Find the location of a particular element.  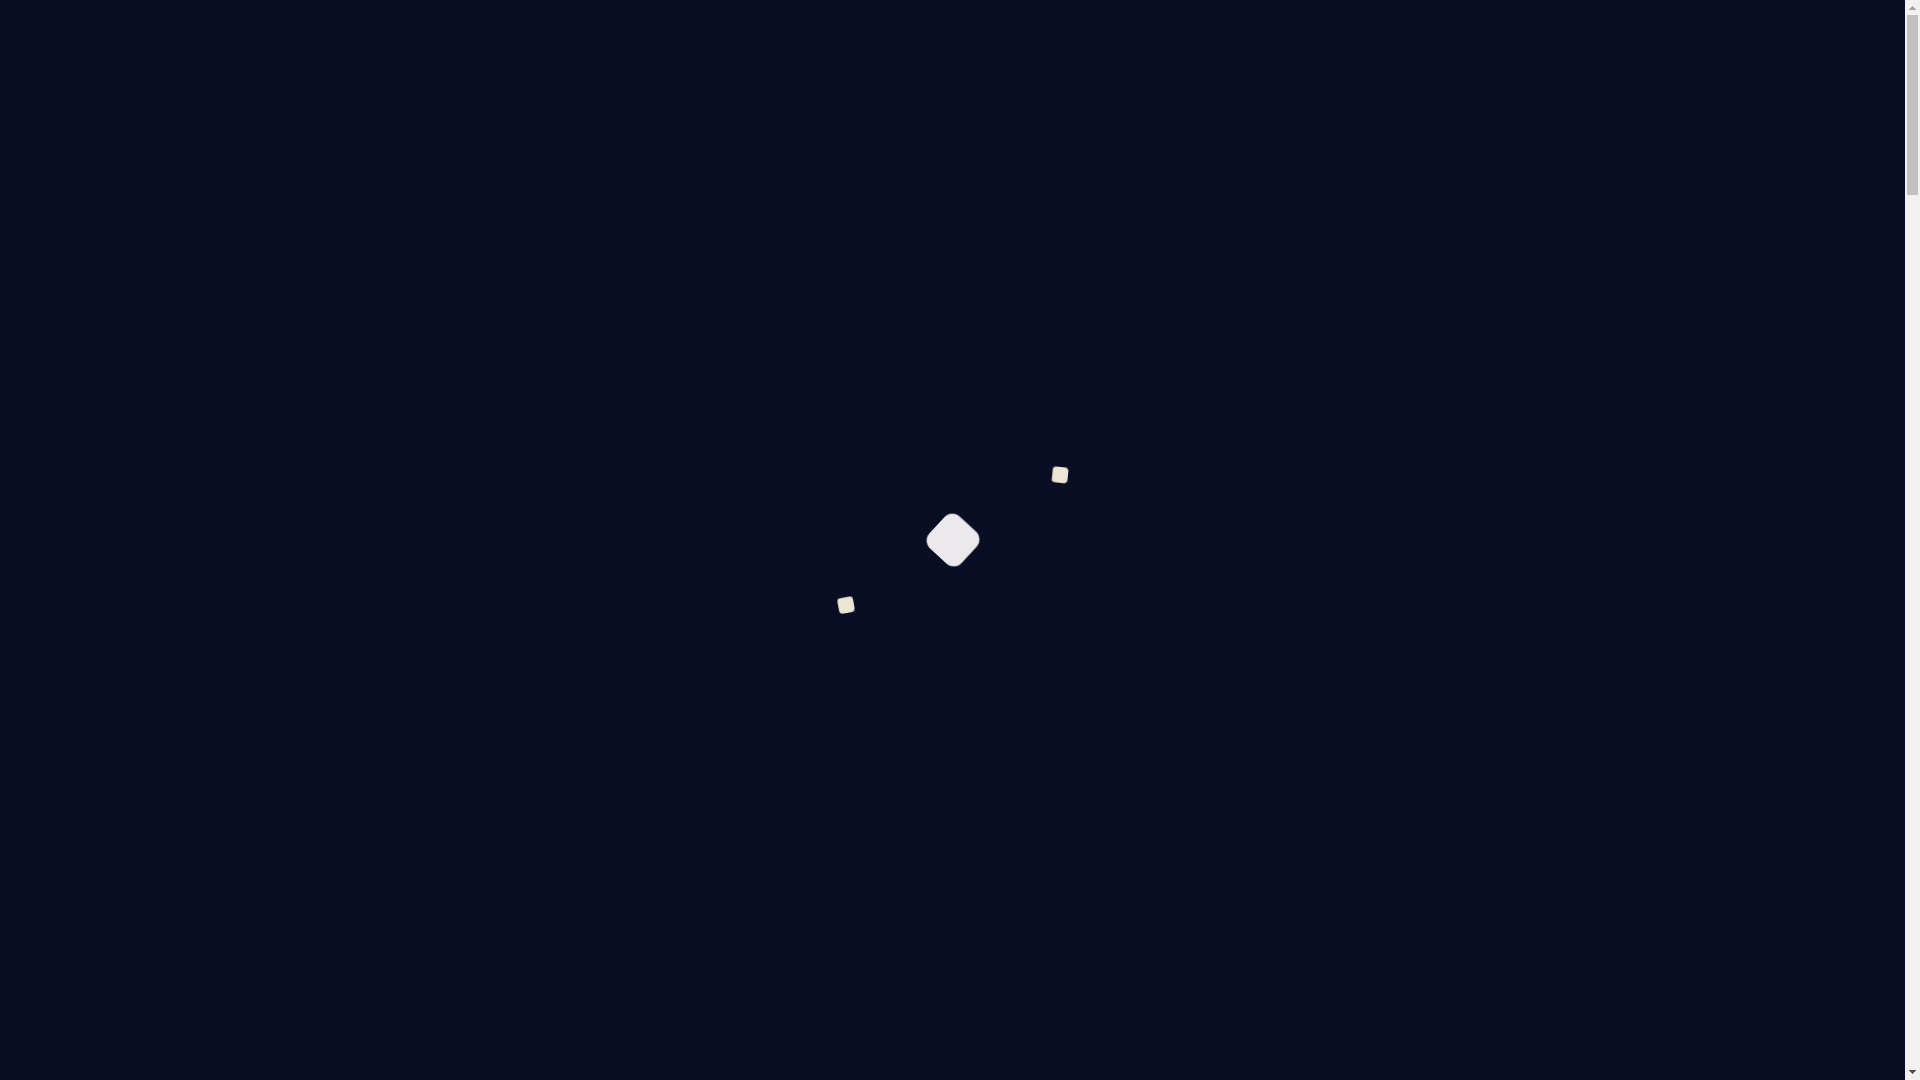

'Skinchanger.cc' is located at coordinates (0, 33).